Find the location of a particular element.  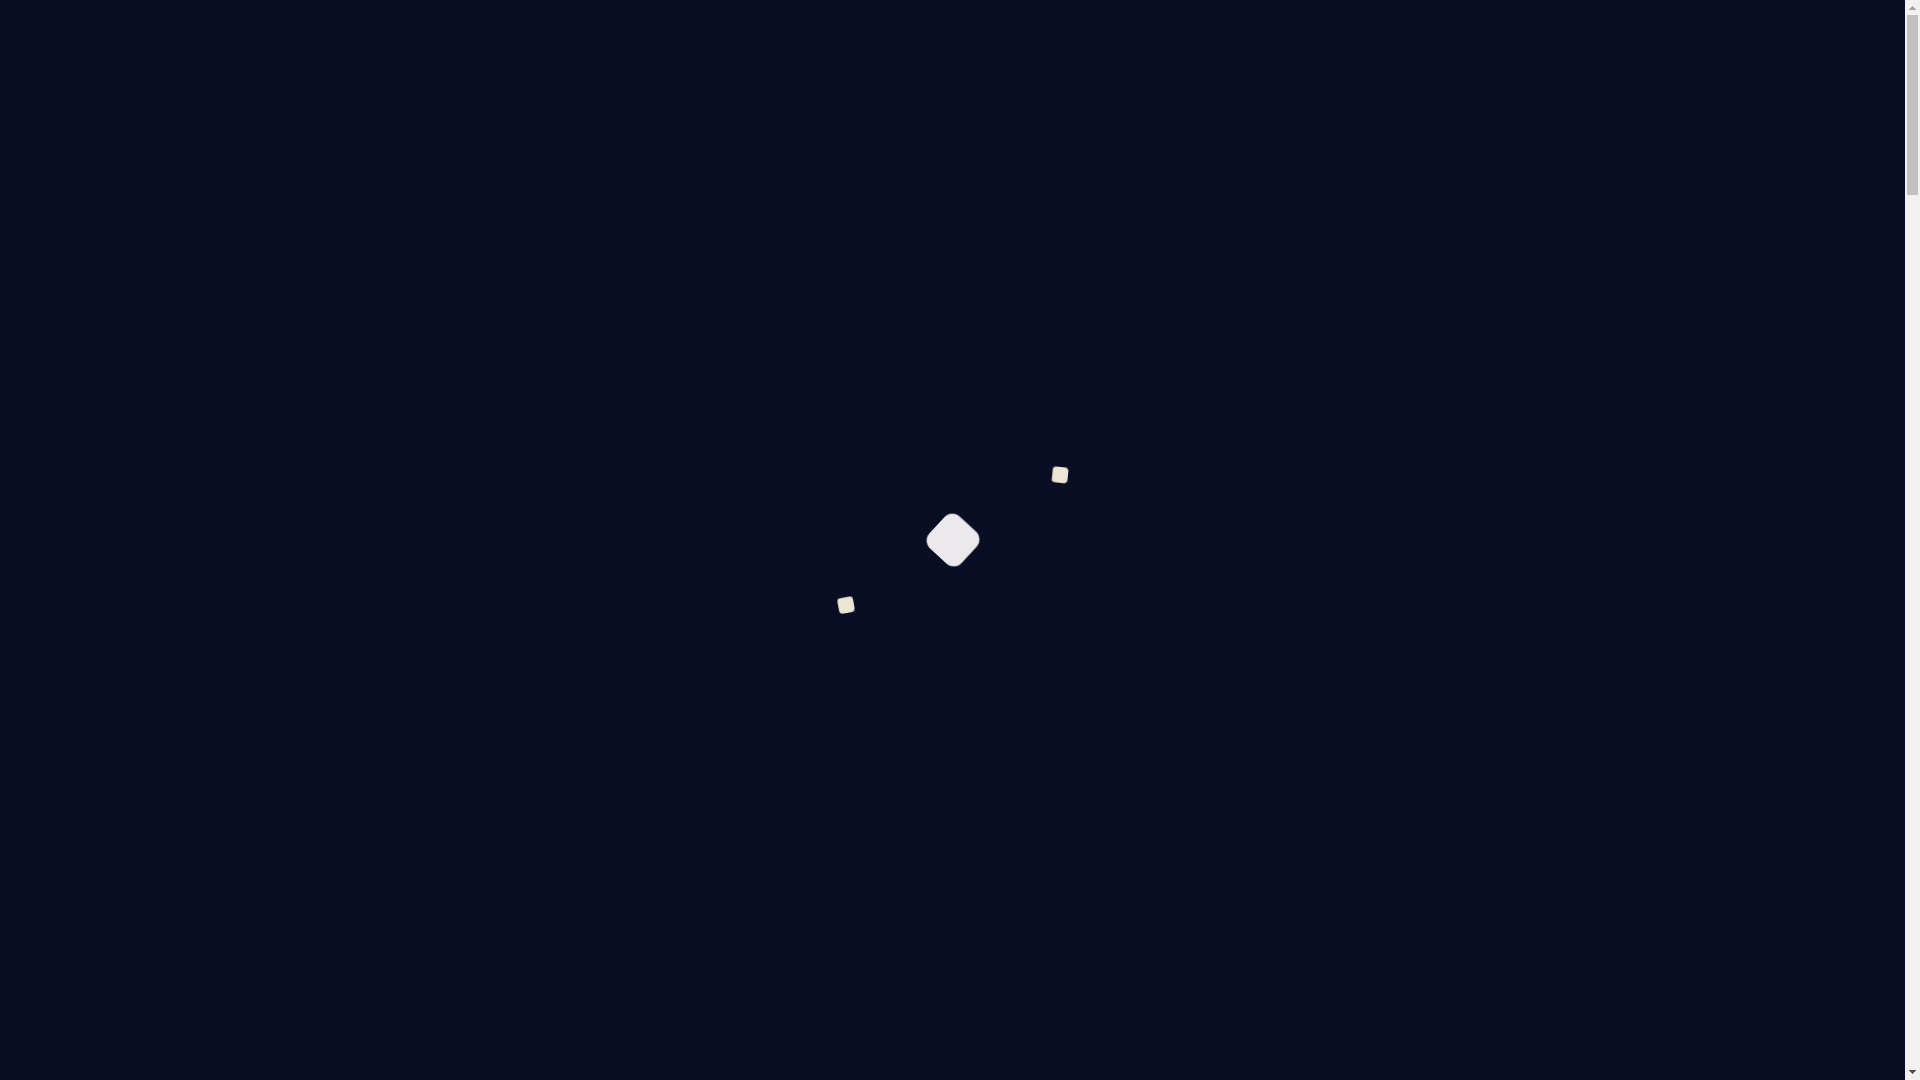

'Skinchanger.cc' is located at coordinates (0, 33).